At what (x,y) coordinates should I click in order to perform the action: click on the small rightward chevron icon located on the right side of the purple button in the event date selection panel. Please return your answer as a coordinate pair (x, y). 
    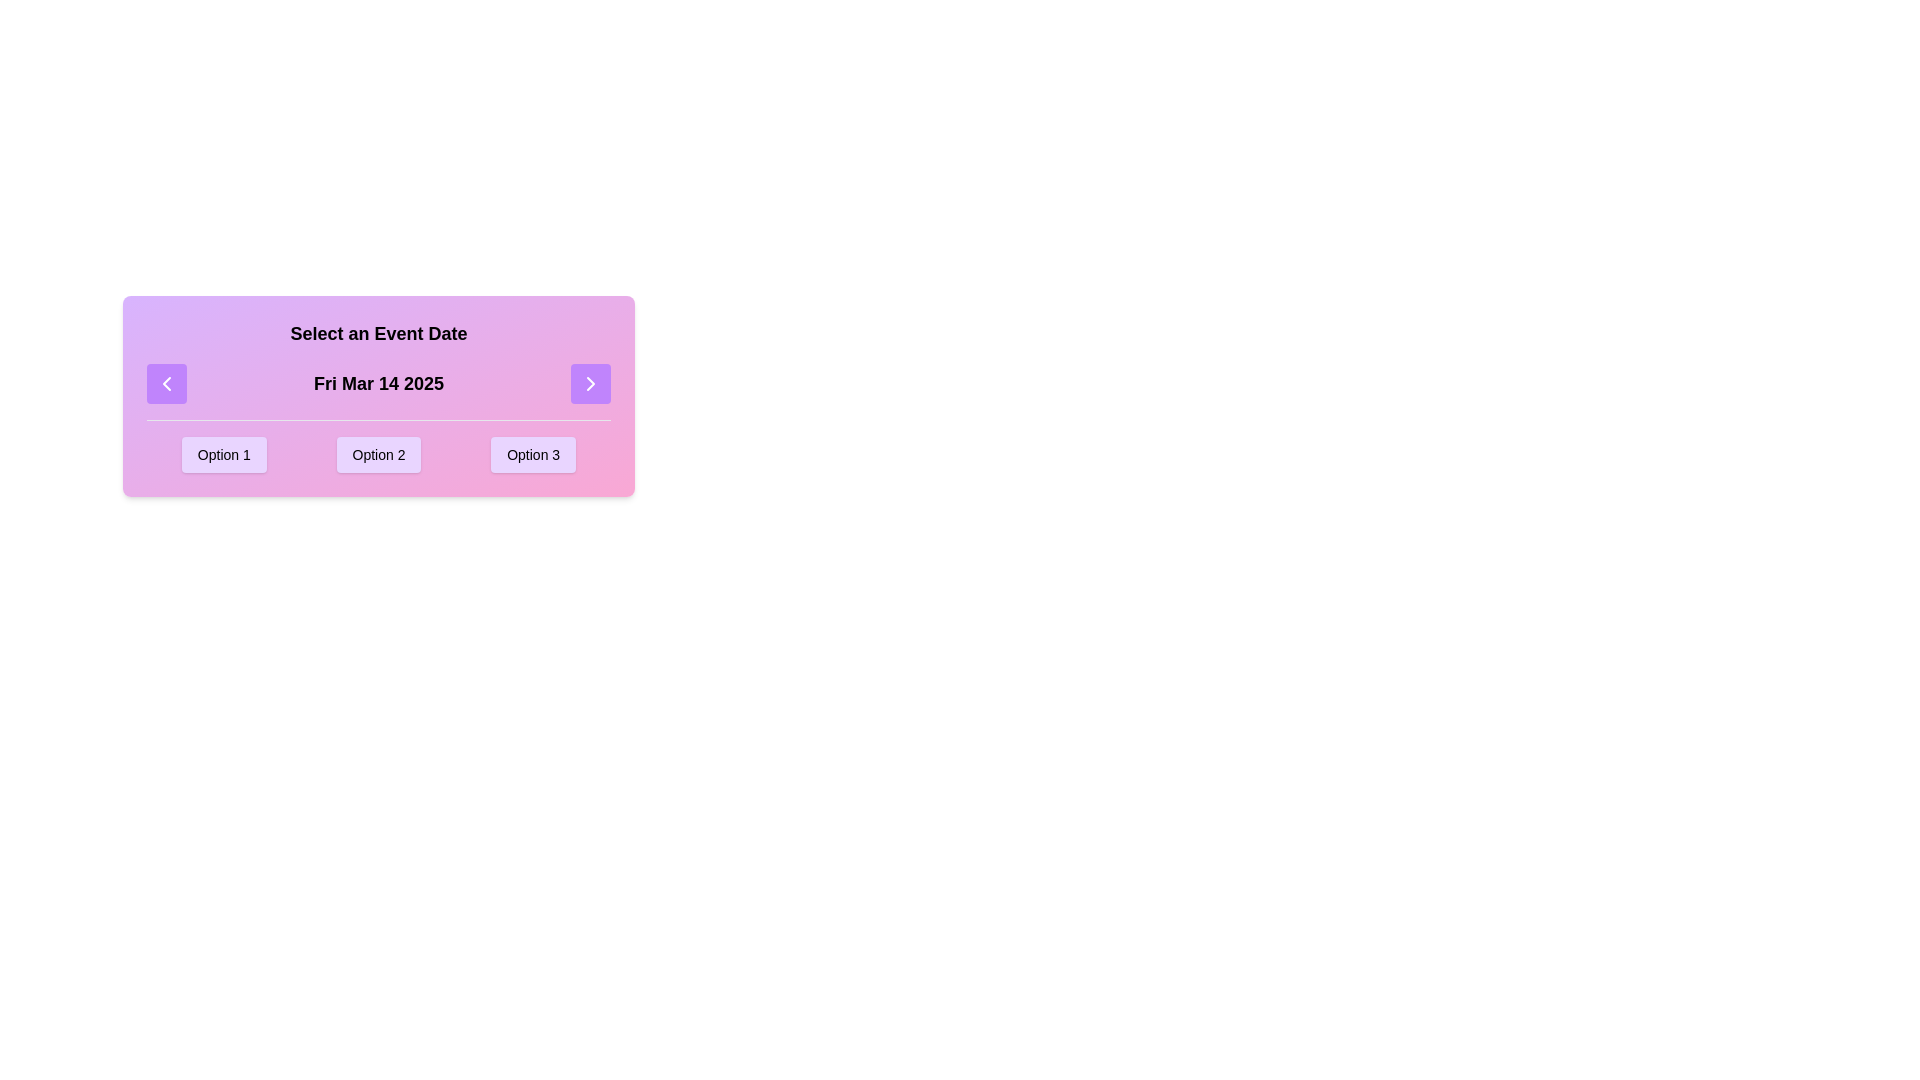
    Looking at the image, I should click on (589, 384).